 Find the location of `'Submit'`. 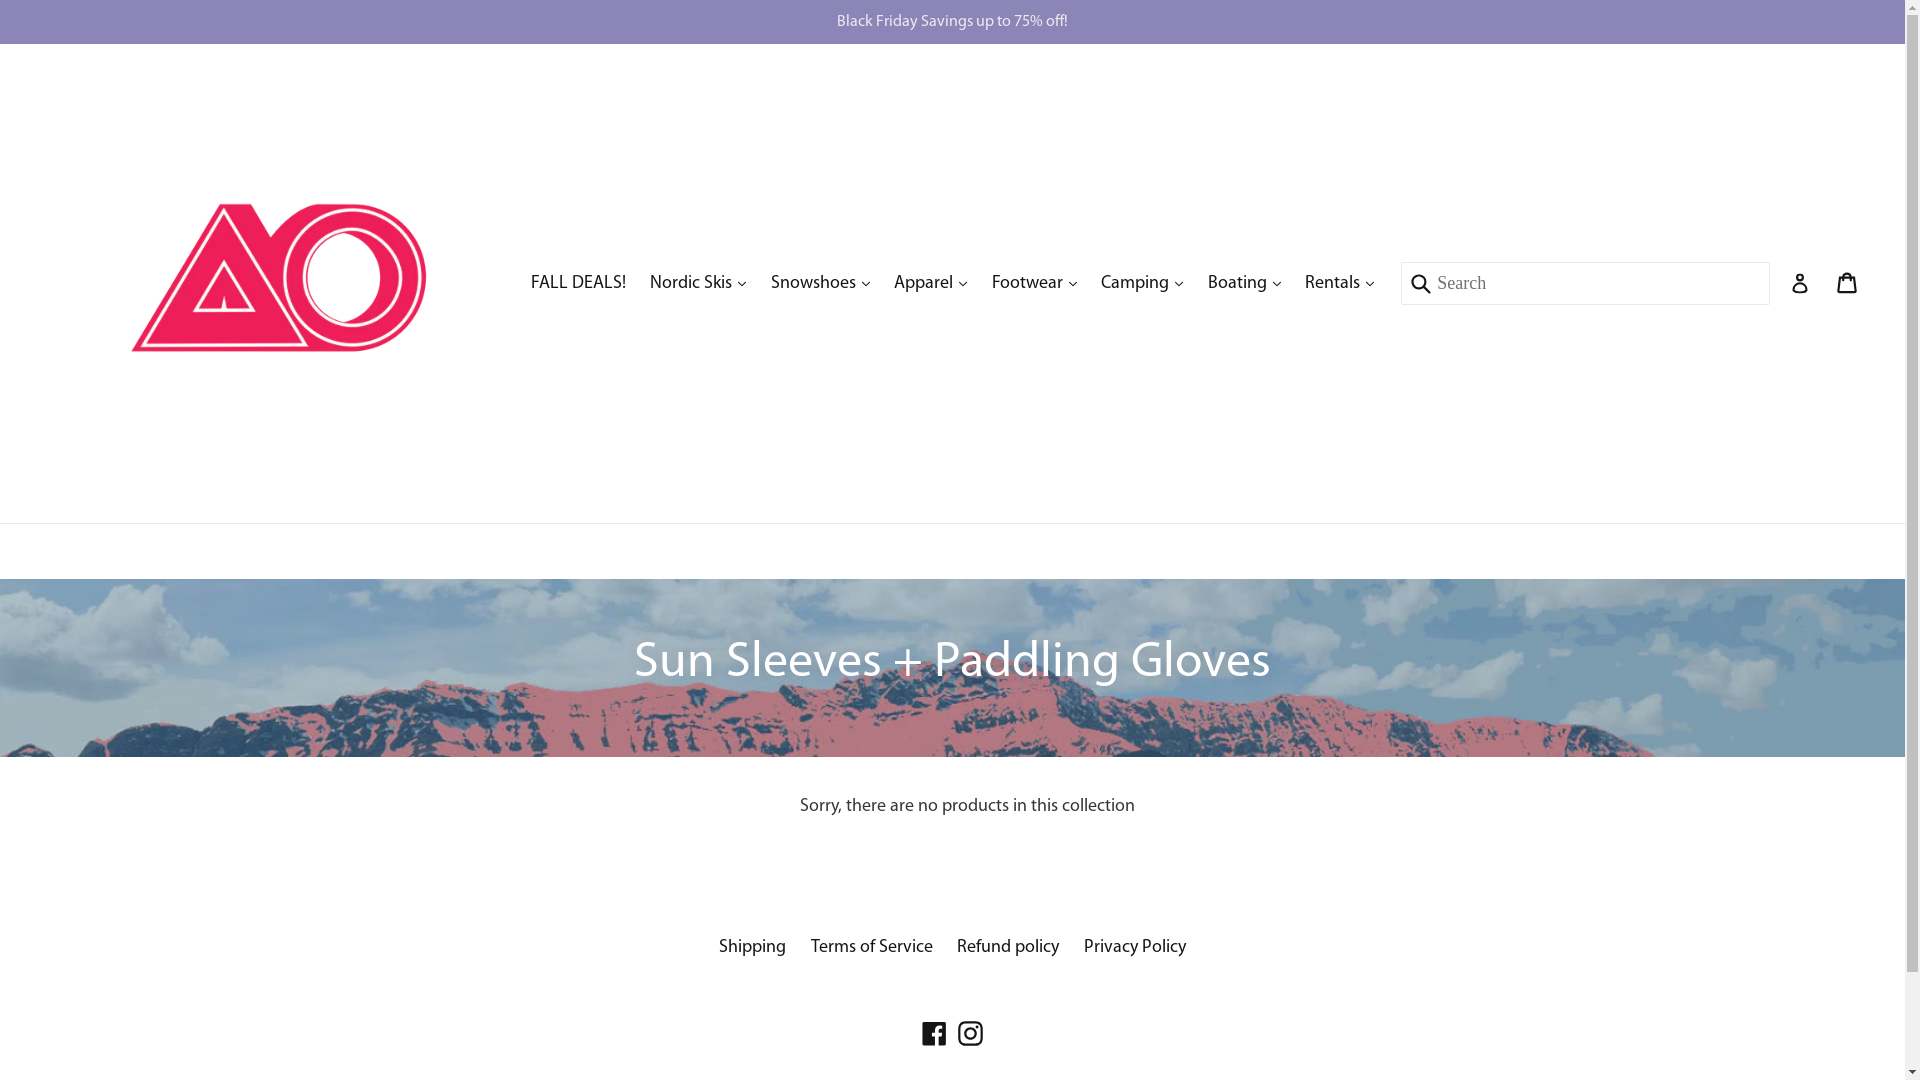

'Submit' is located at coordinates (1416, 284).